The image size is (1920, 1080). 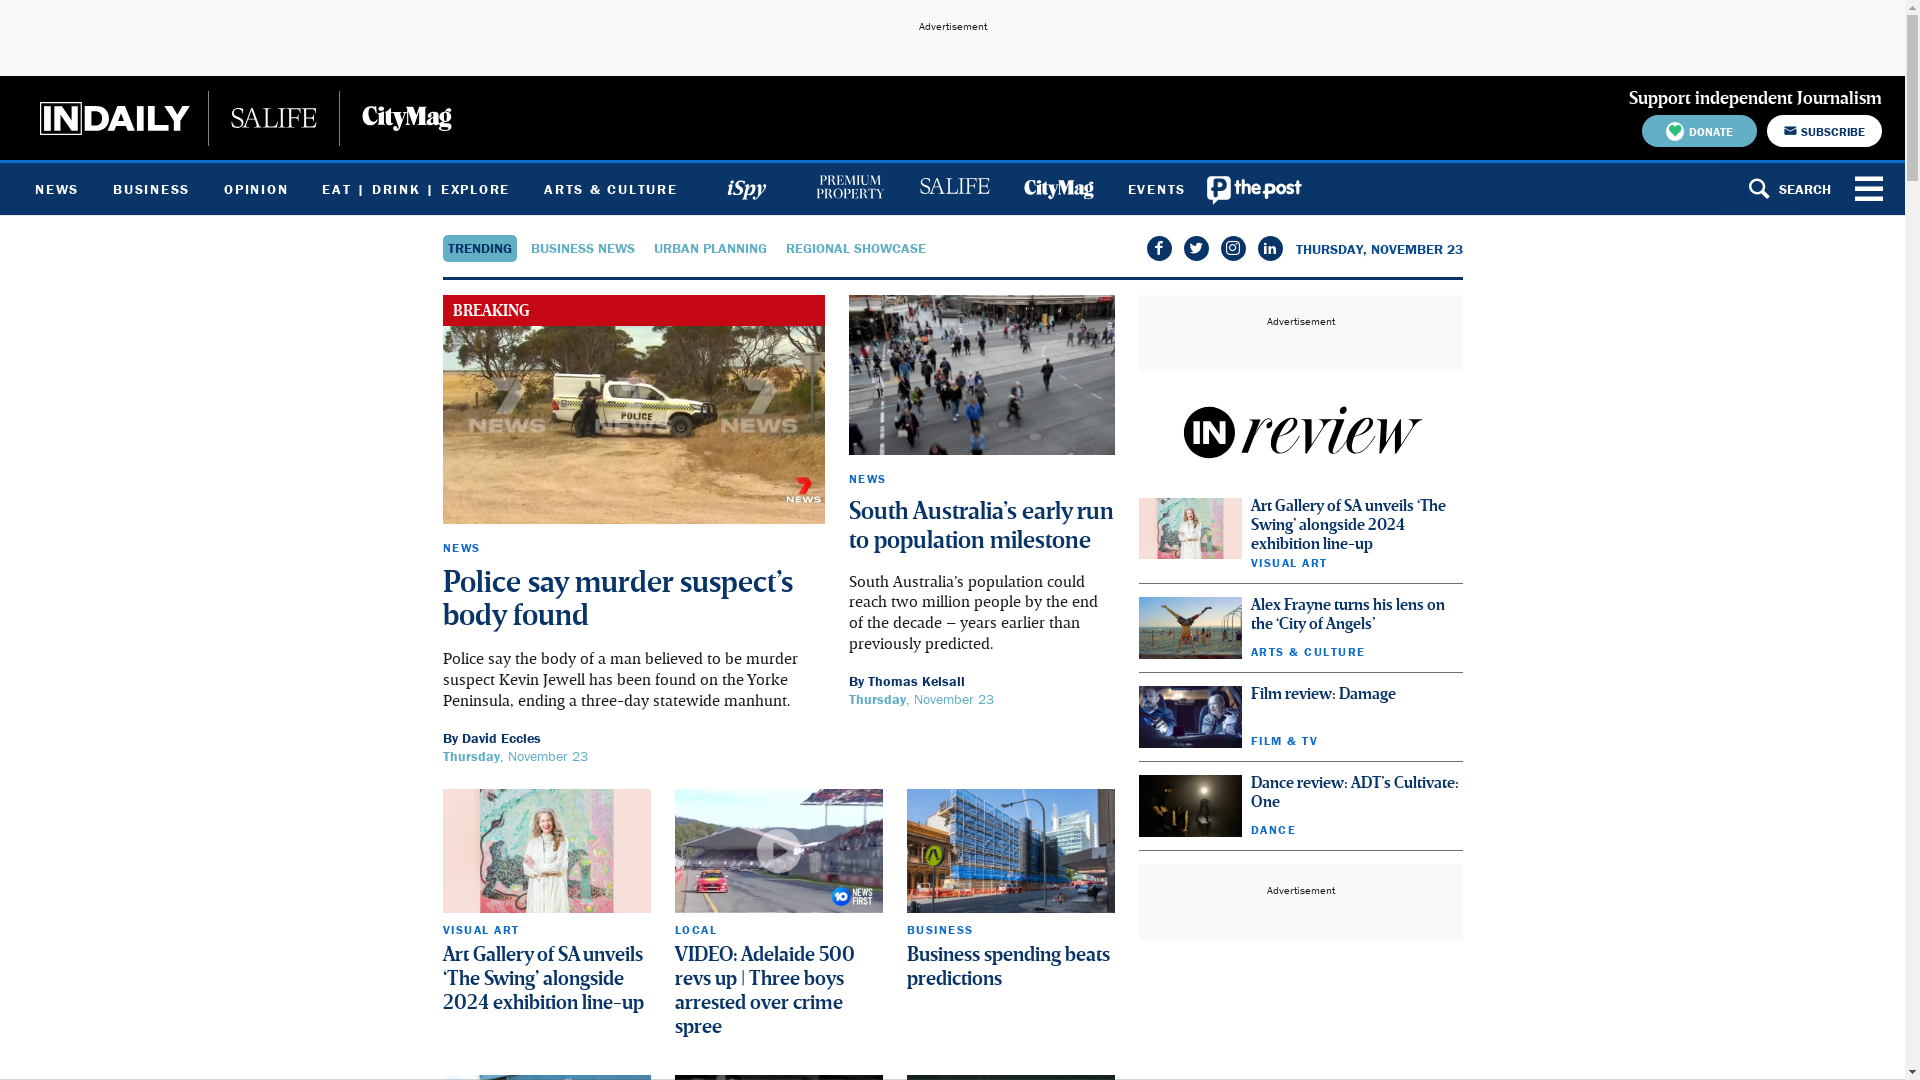 What do you see at coordinates (1322, 693) in the screenshot?
I see `'Film review: Damage'` at bounding box center [1322, 693].